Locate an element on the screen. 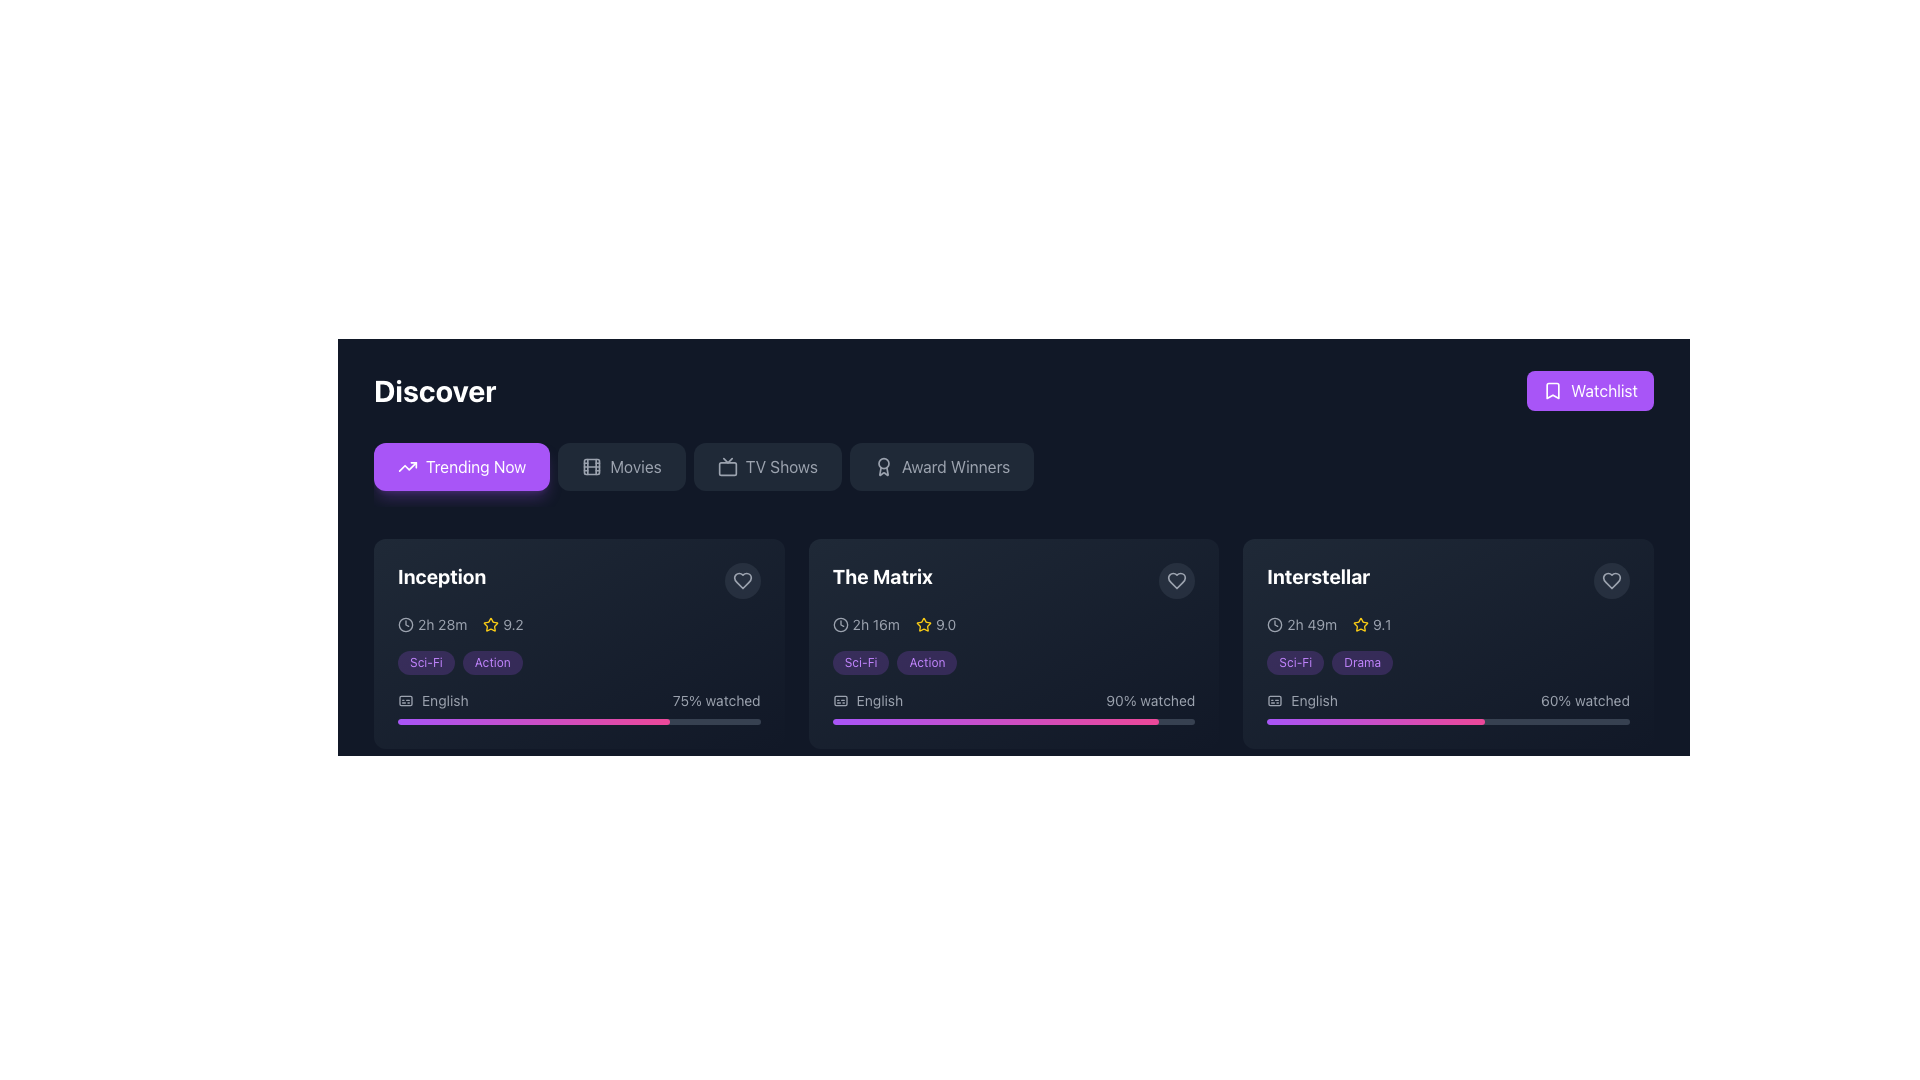  the yellow star-shaped icon representing the rating for 'The Matrix', located next to the numeric score '9.0' is located at coordinates (922, 623).